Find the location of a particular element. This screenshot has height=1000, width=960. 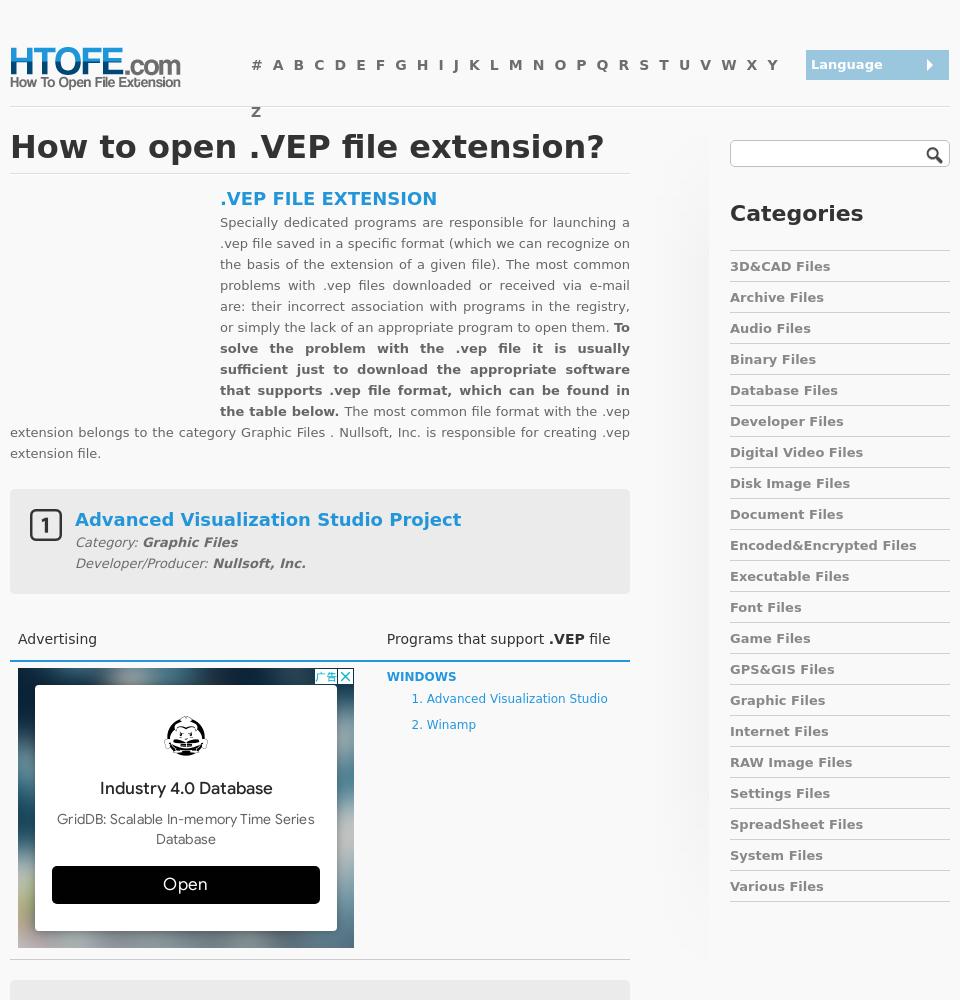

'Disk Image Files' is located at coordinates (789, 482).